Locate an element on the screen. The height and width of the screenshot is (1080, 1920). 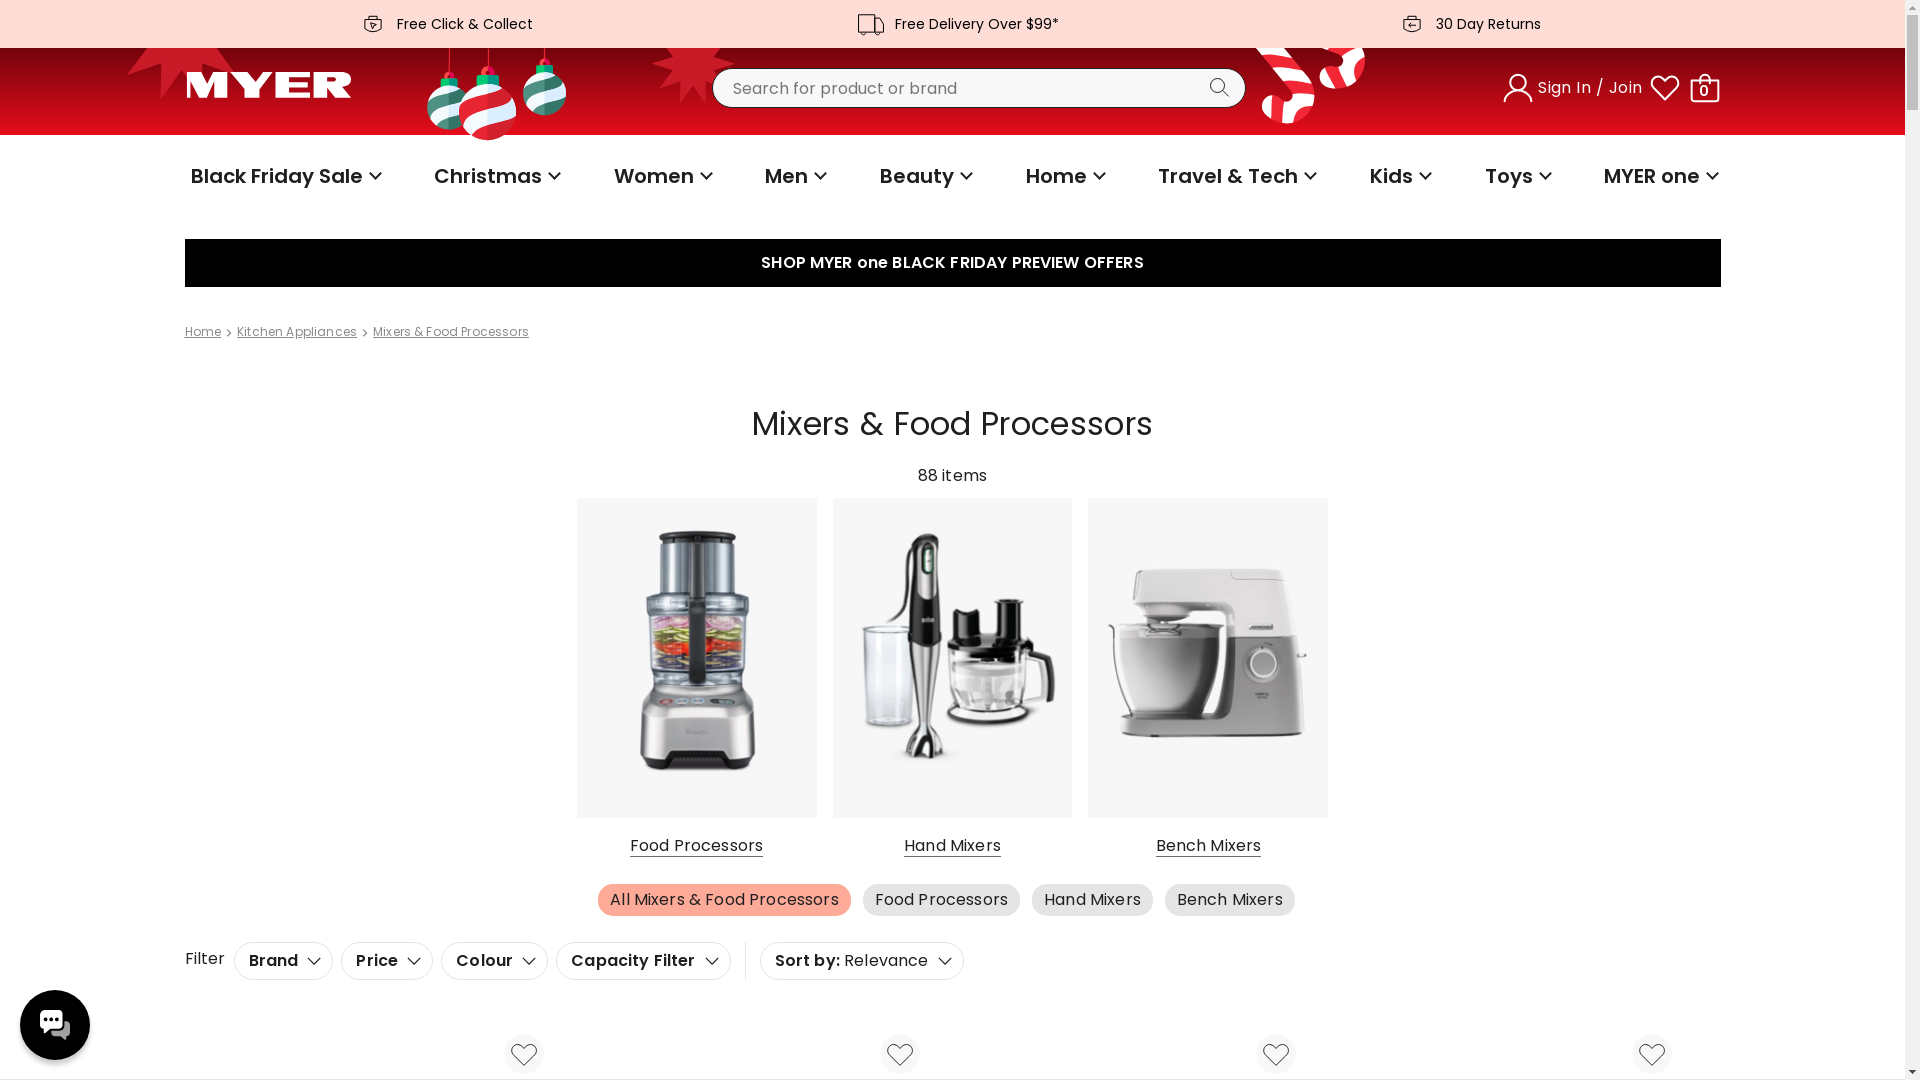
'Men' is located at coordinates (792, 175).